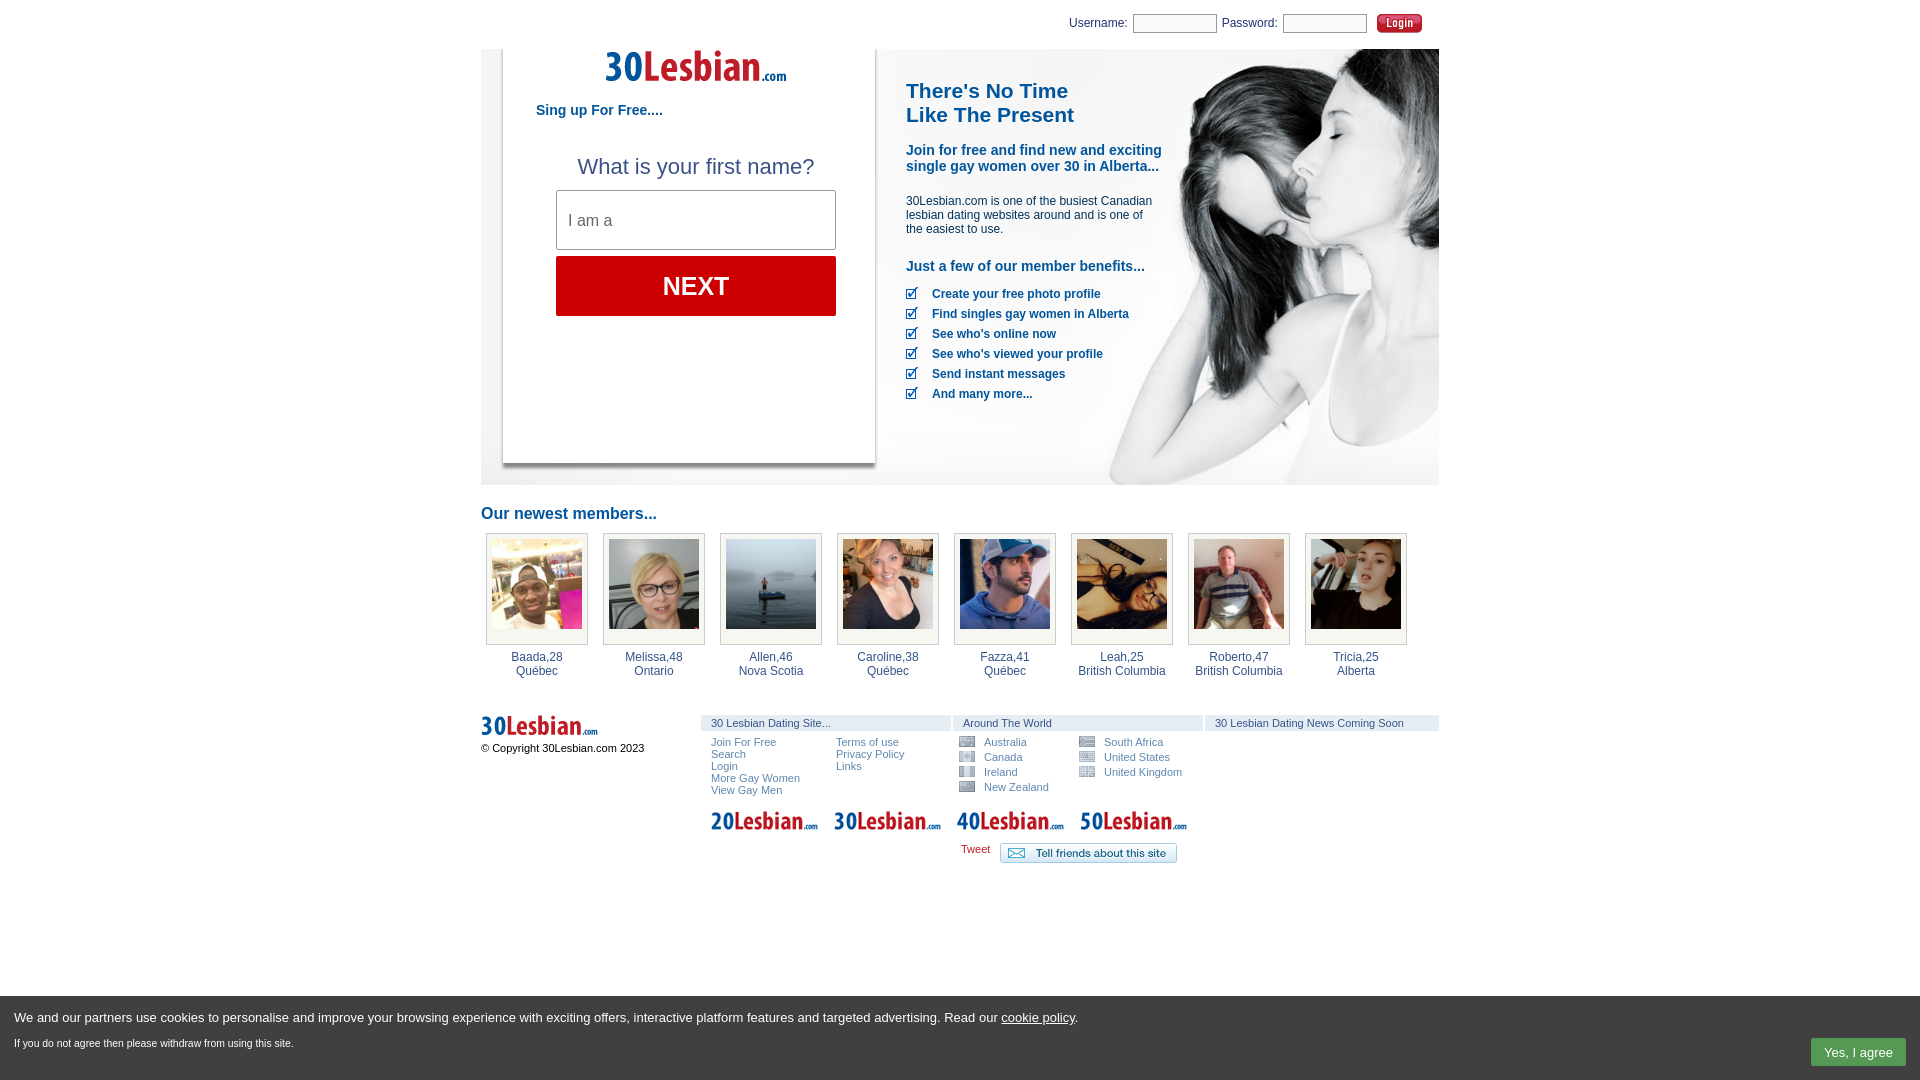 Image resolution: width=1920 pixels, height=1080 pixels. What do you see at coordinates (1857, 1051) in the screenshot?
I see `'Yes, I agree'` at bounding box center [1857, 1051].